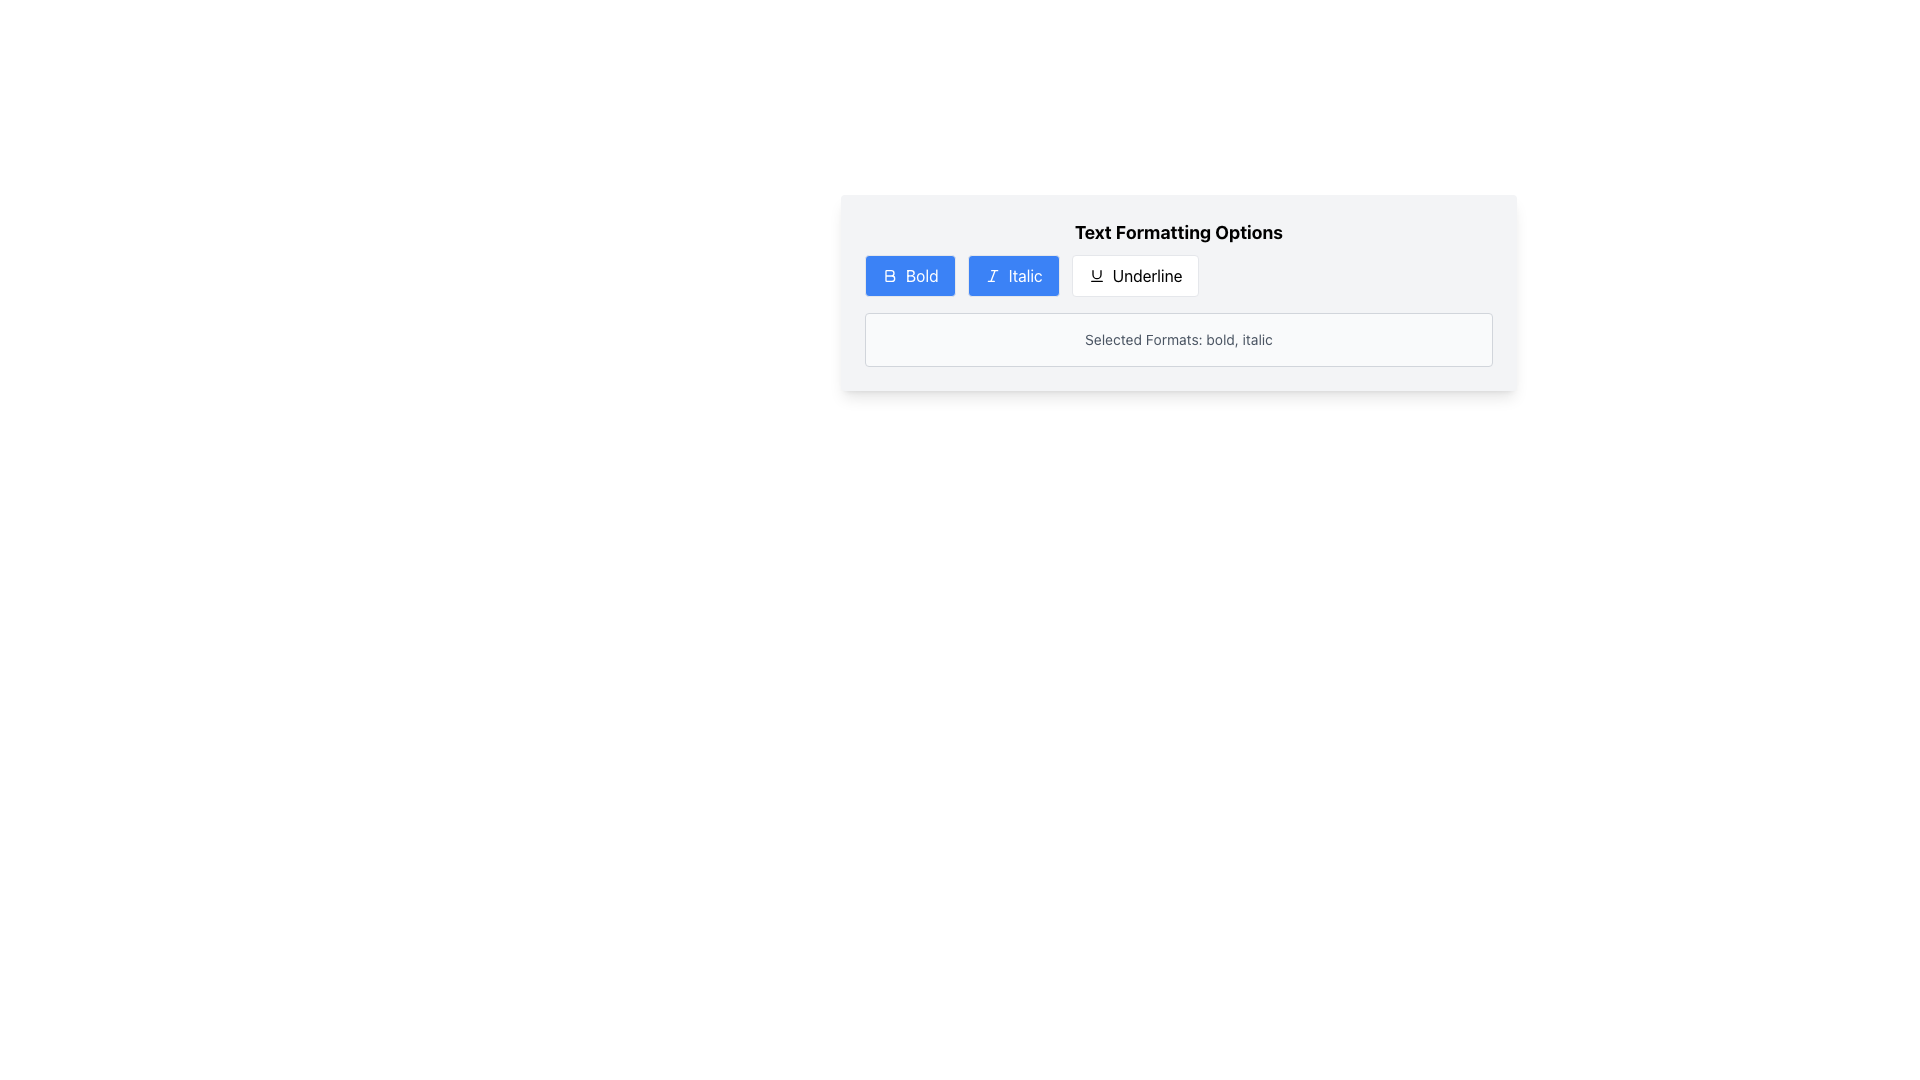 This screenshot has height=1080, width=1920. What do you see at coordinates (1179, 293) in the screenshot?
I see `the 'Underline' button in the text formatting toolbar` at bounding box center [1179, 293].